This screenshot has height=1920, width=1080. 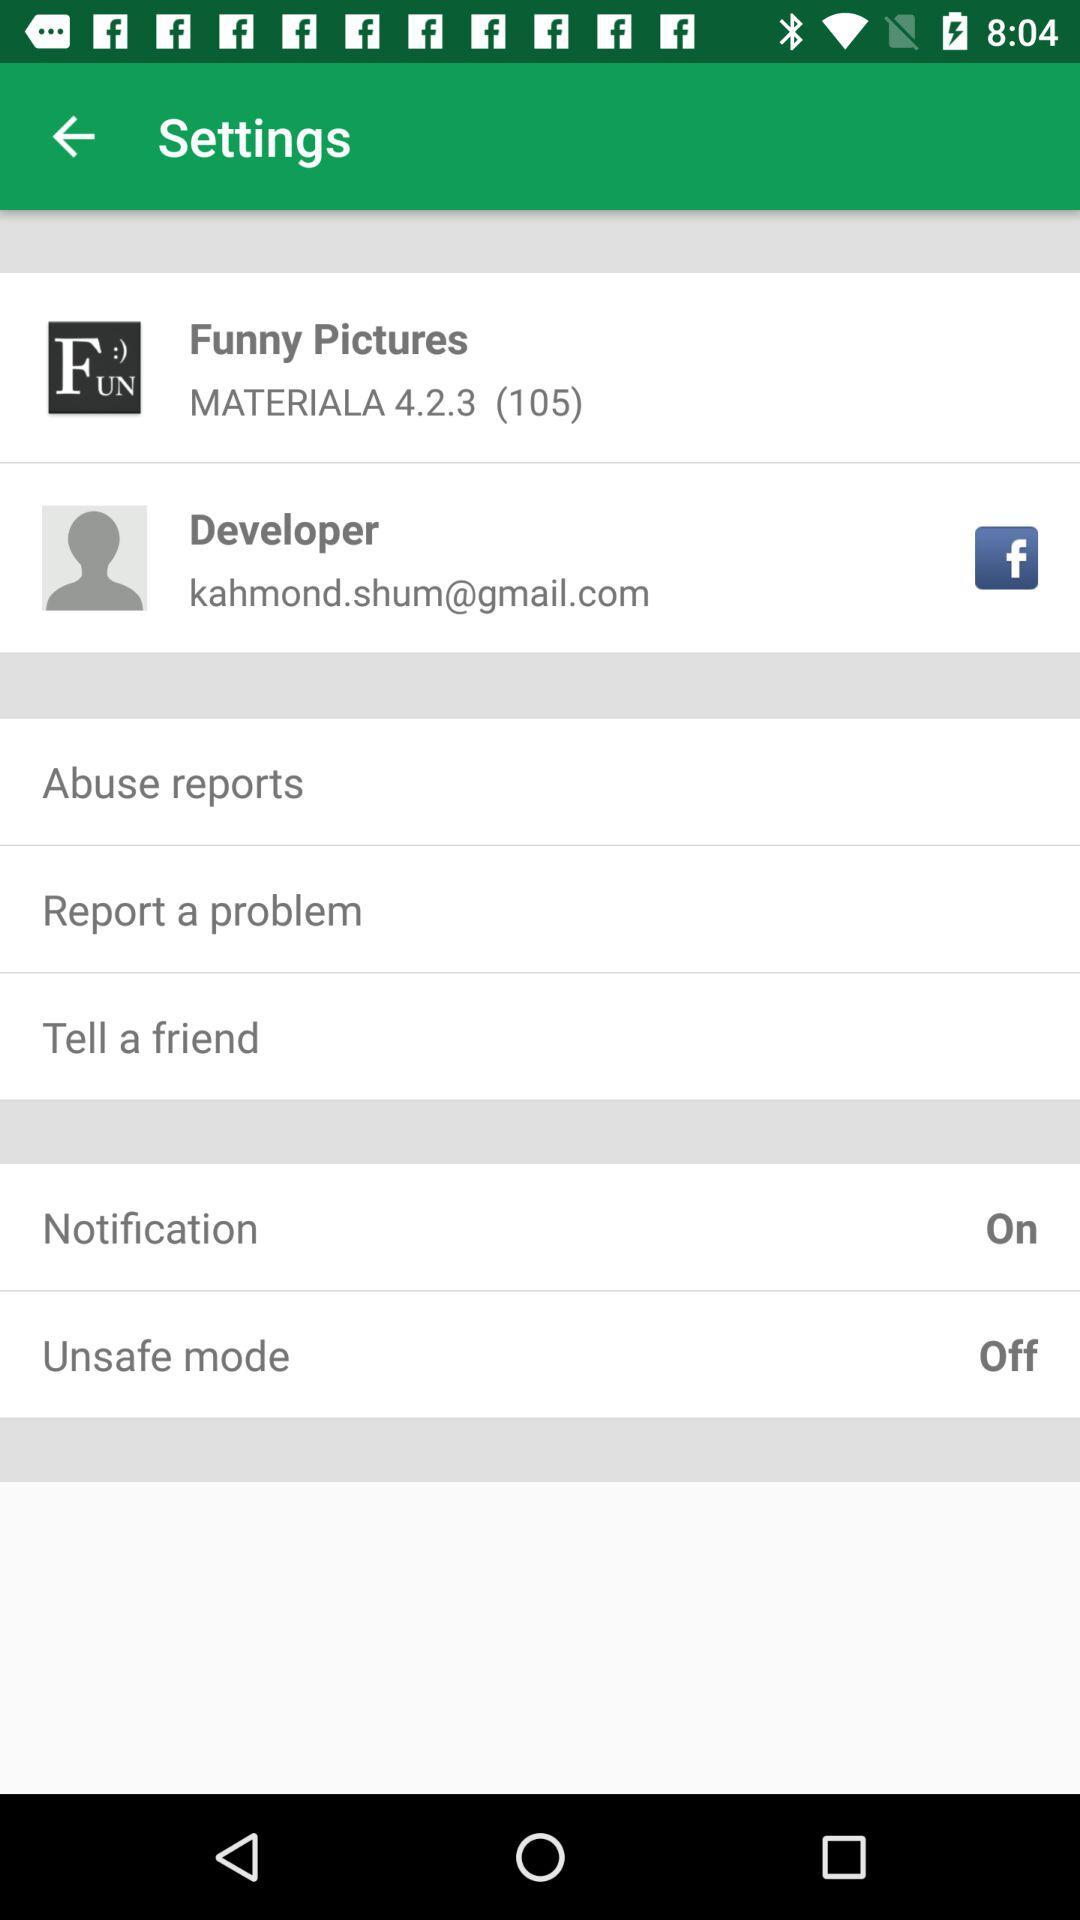 I want to click on app to the left of the settings icon, so click(x=72, y=135).